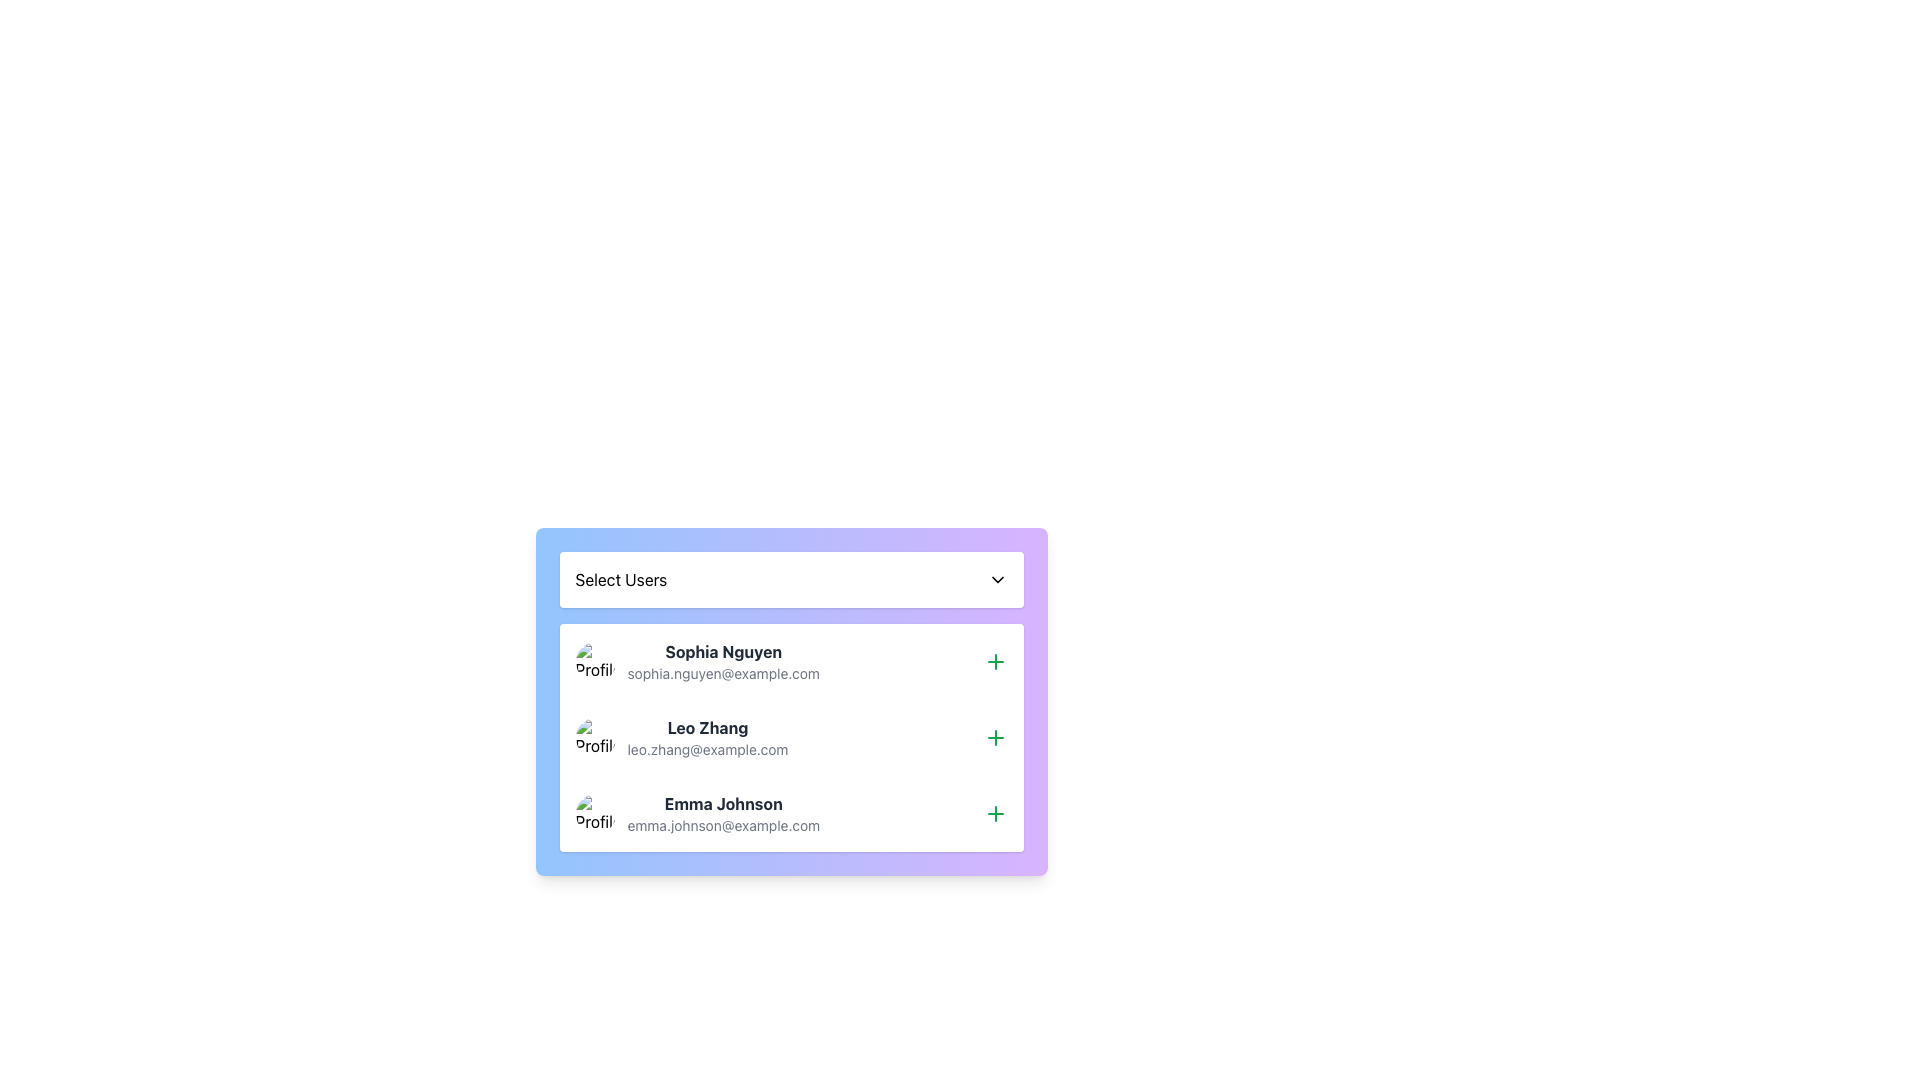 The image size is (1920, 1080). What do you see at coordinates (681, 737) in the screenshot?
I see `the list item for 'Leo Zhang' that includes the name and email address to bring up the context menu` at bounding box center [681, 737].